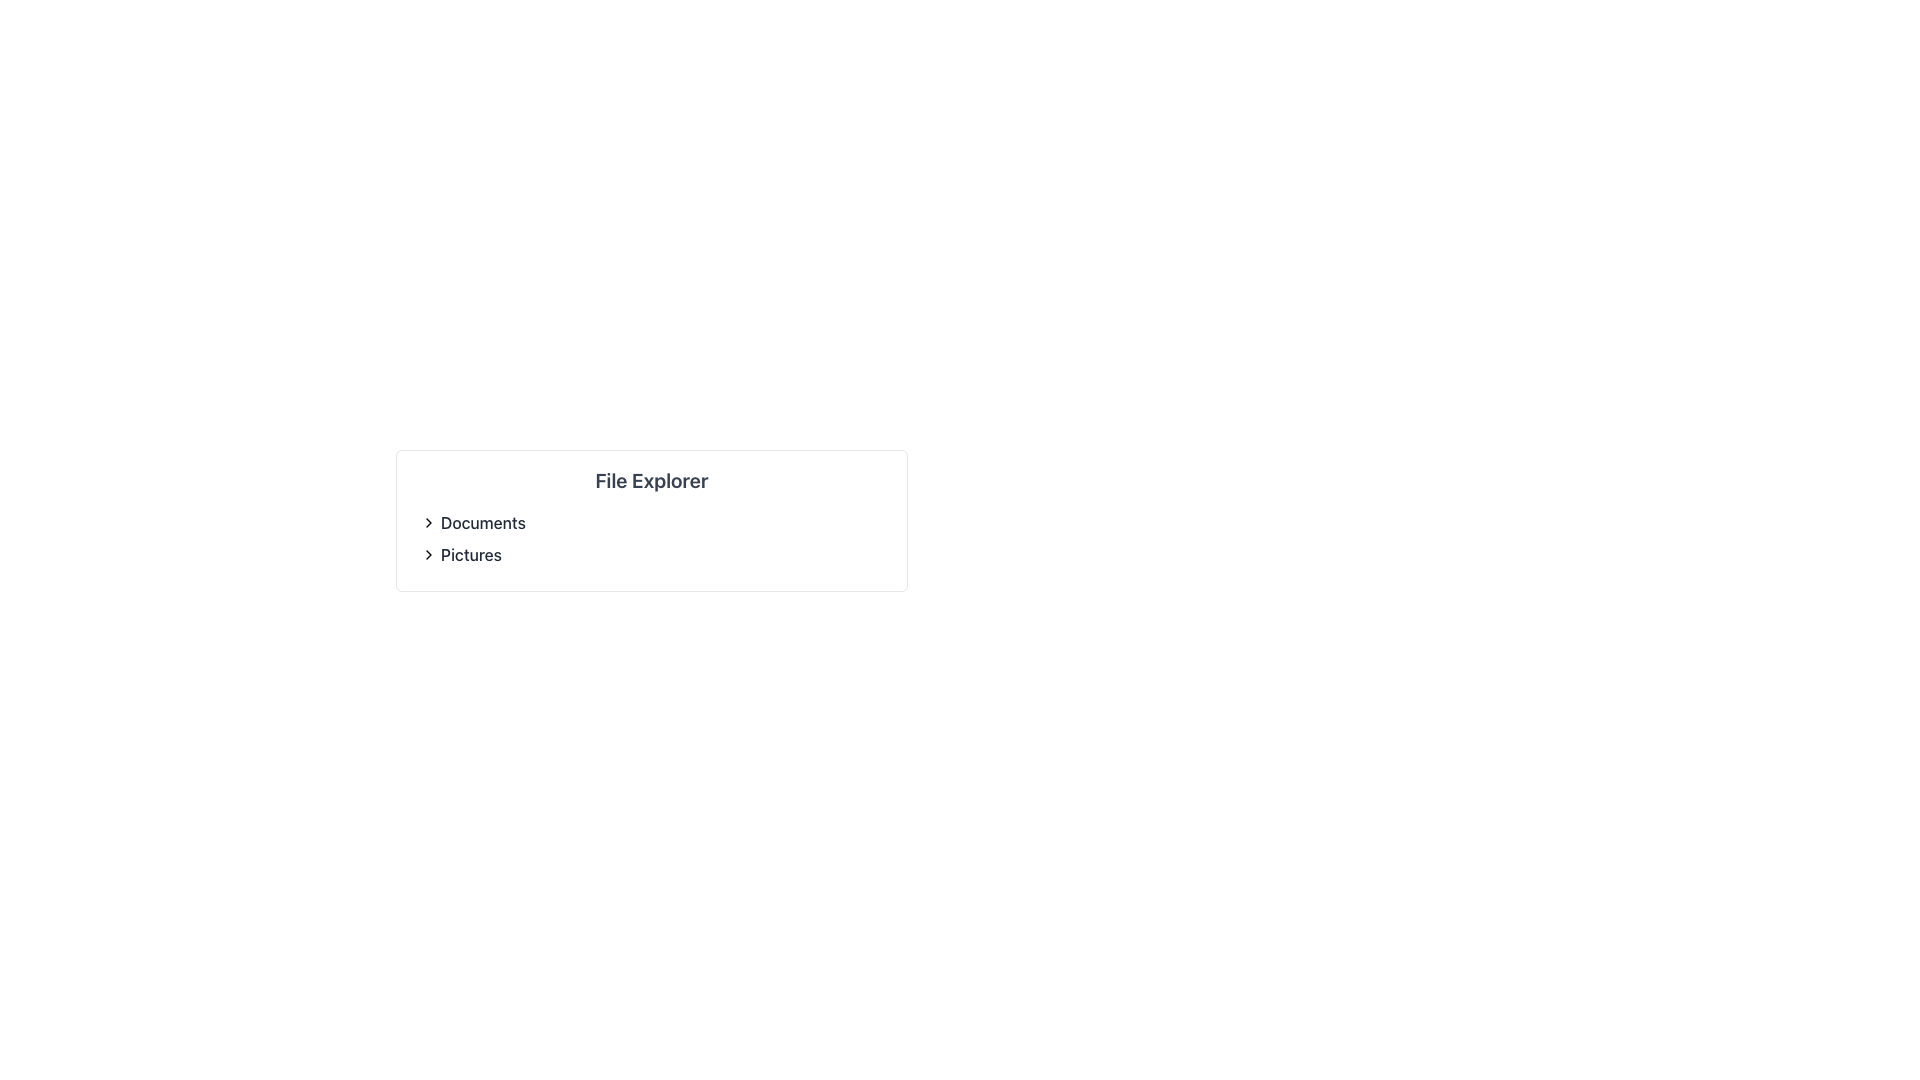  What do you see at coordinates (483, 522) in the screenshot?
I see `the 'Documents' text label under the 'File Explorer' header` at bounding box center [483, 522].